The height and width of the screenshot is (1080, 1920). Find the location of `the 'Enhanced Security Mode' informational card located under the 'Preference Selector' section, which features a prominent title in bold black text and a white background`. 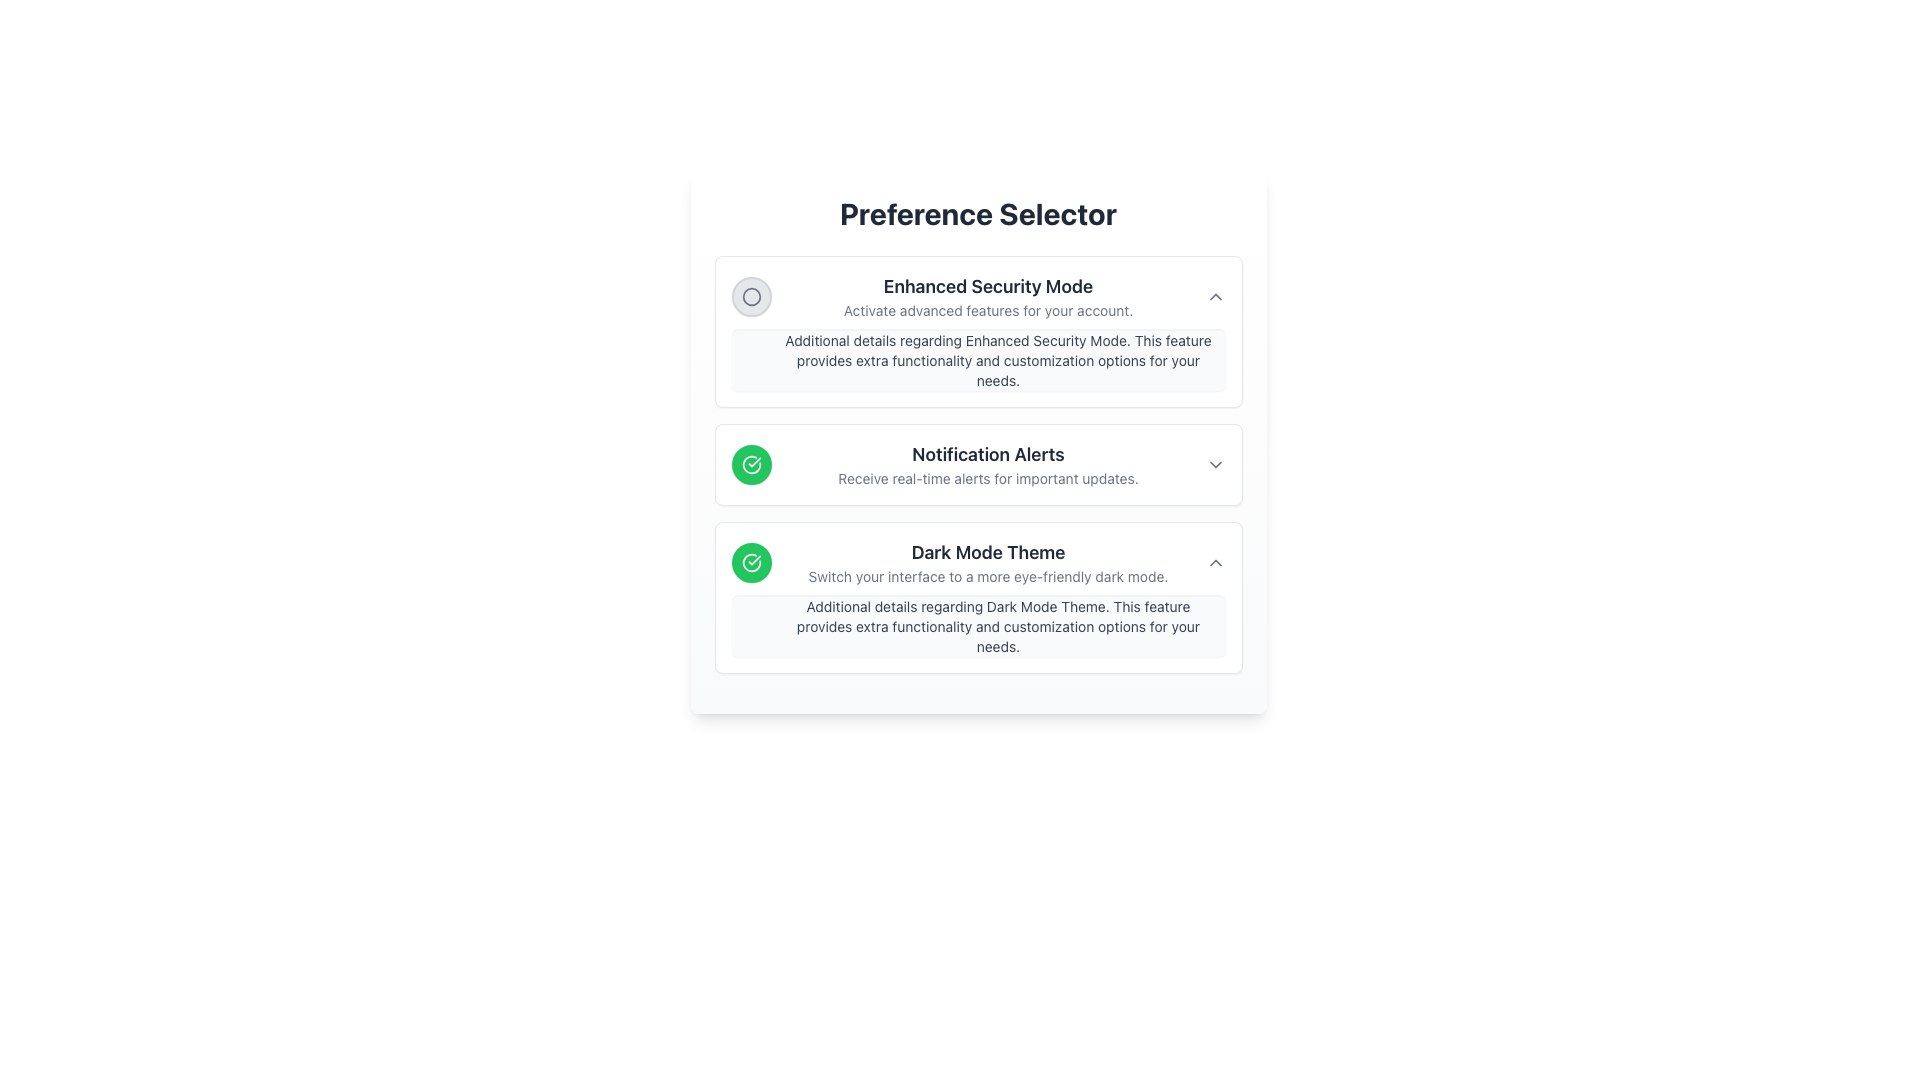

the 'Enhanced Security Mode' informational card located under the 'Preference Selector' section, which features a prominent title in bold black text and a white background is located at coordinates (978, 330).